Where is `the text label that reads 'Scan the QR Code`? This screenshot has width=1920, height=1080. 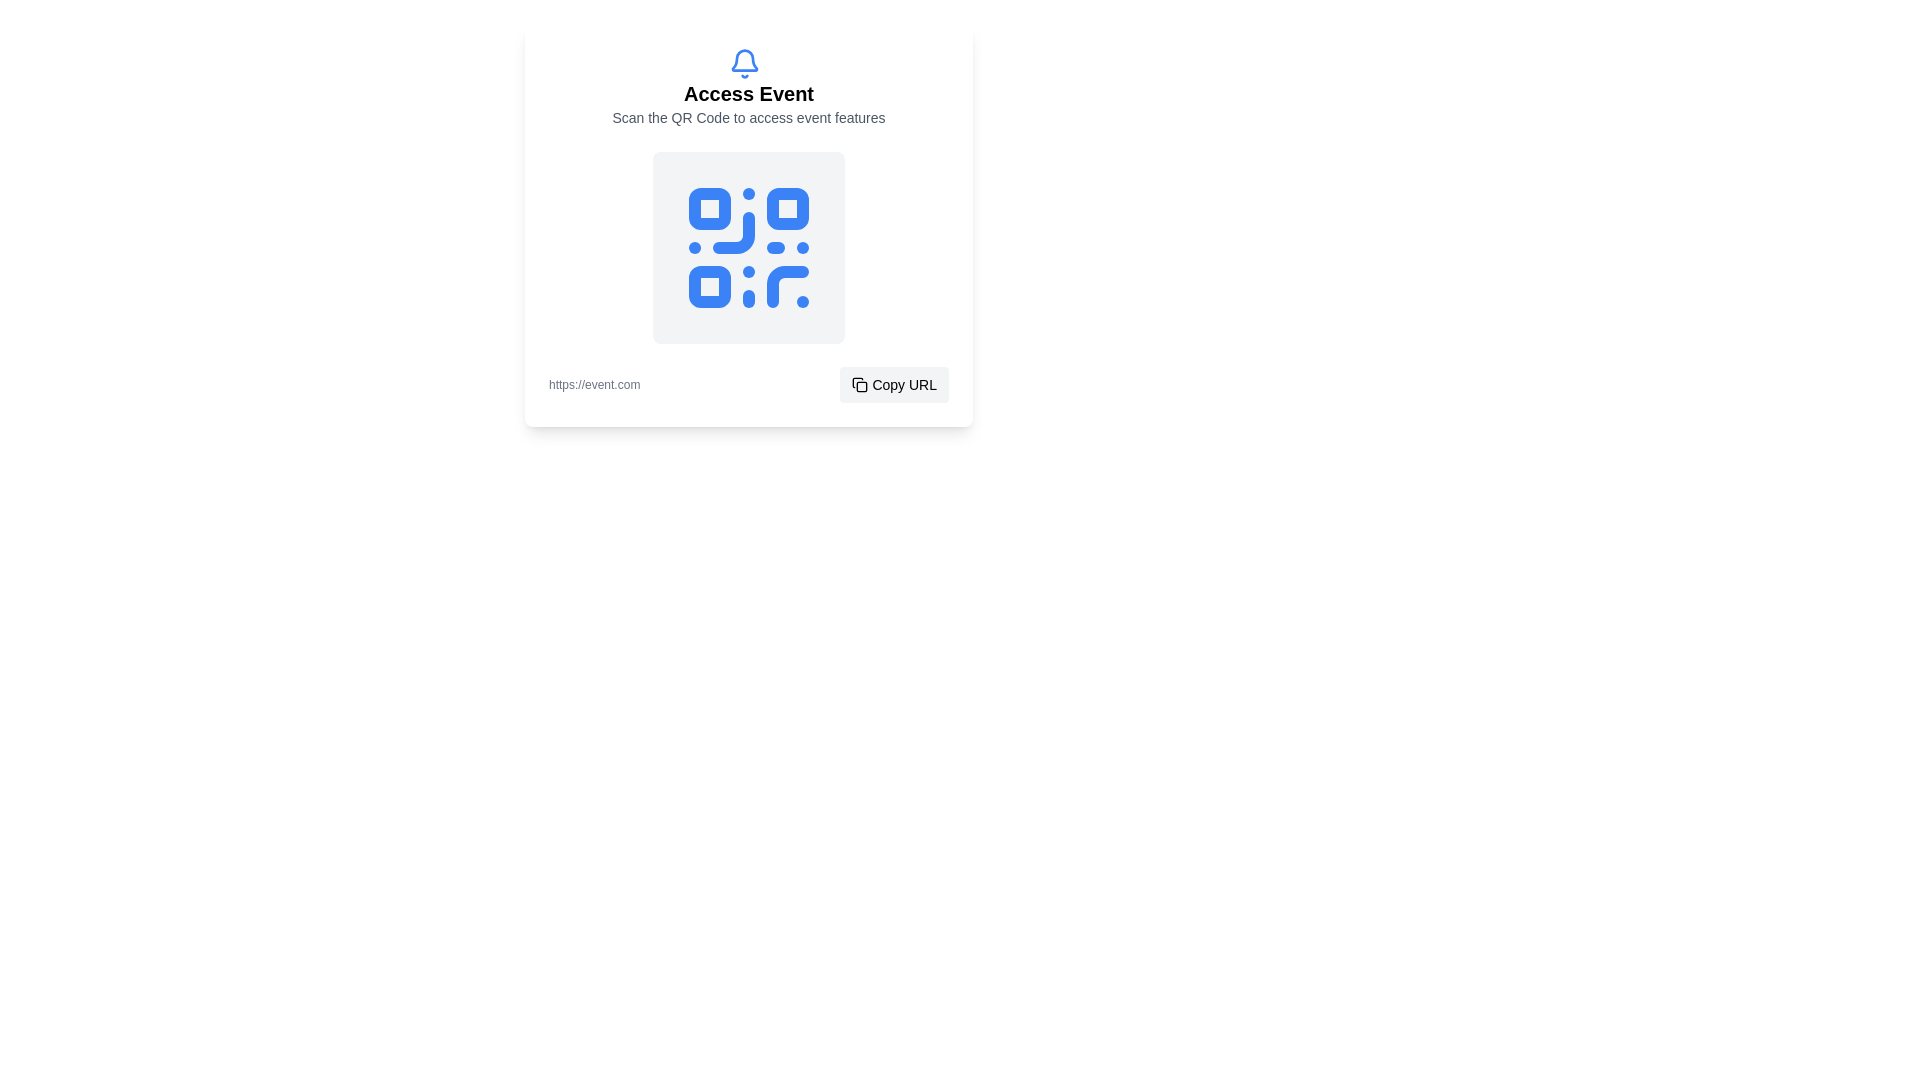 the text label that reads 'Scan the QR Code is located at coordinates (747, 118).